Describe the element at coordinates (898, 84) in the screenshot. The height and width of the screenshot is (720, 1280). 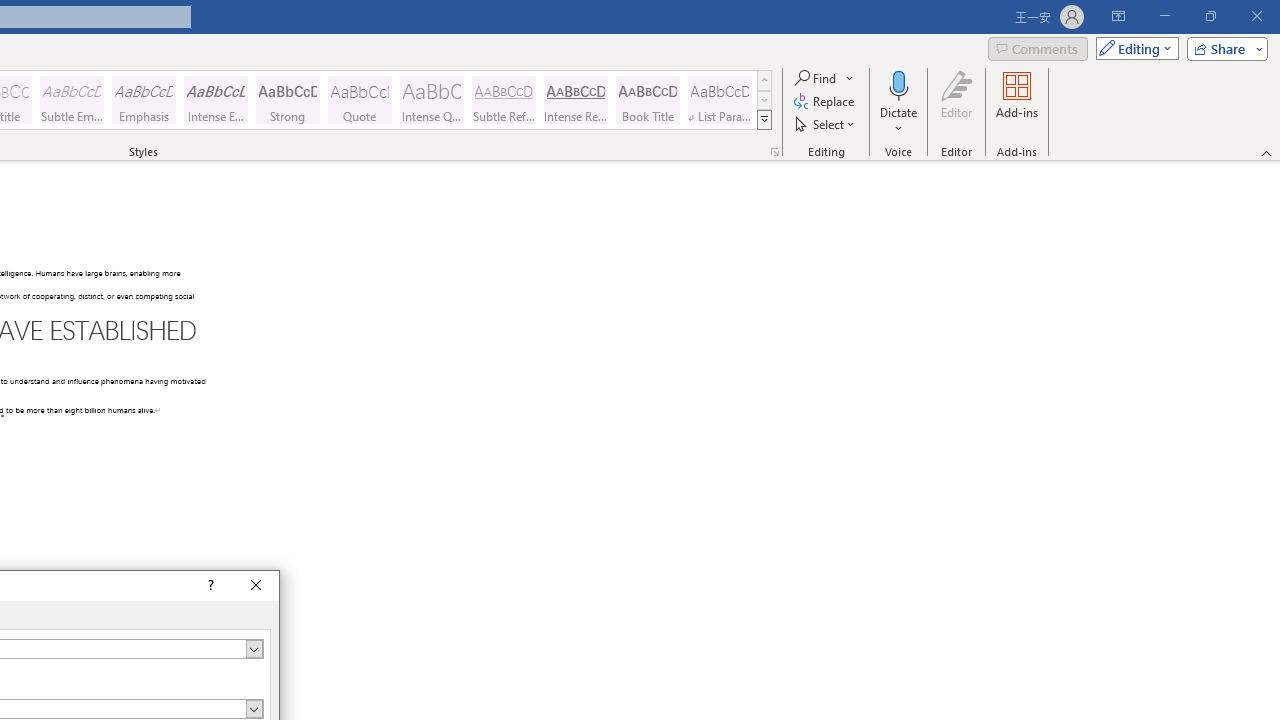
I see `'Dictate'` at that location.